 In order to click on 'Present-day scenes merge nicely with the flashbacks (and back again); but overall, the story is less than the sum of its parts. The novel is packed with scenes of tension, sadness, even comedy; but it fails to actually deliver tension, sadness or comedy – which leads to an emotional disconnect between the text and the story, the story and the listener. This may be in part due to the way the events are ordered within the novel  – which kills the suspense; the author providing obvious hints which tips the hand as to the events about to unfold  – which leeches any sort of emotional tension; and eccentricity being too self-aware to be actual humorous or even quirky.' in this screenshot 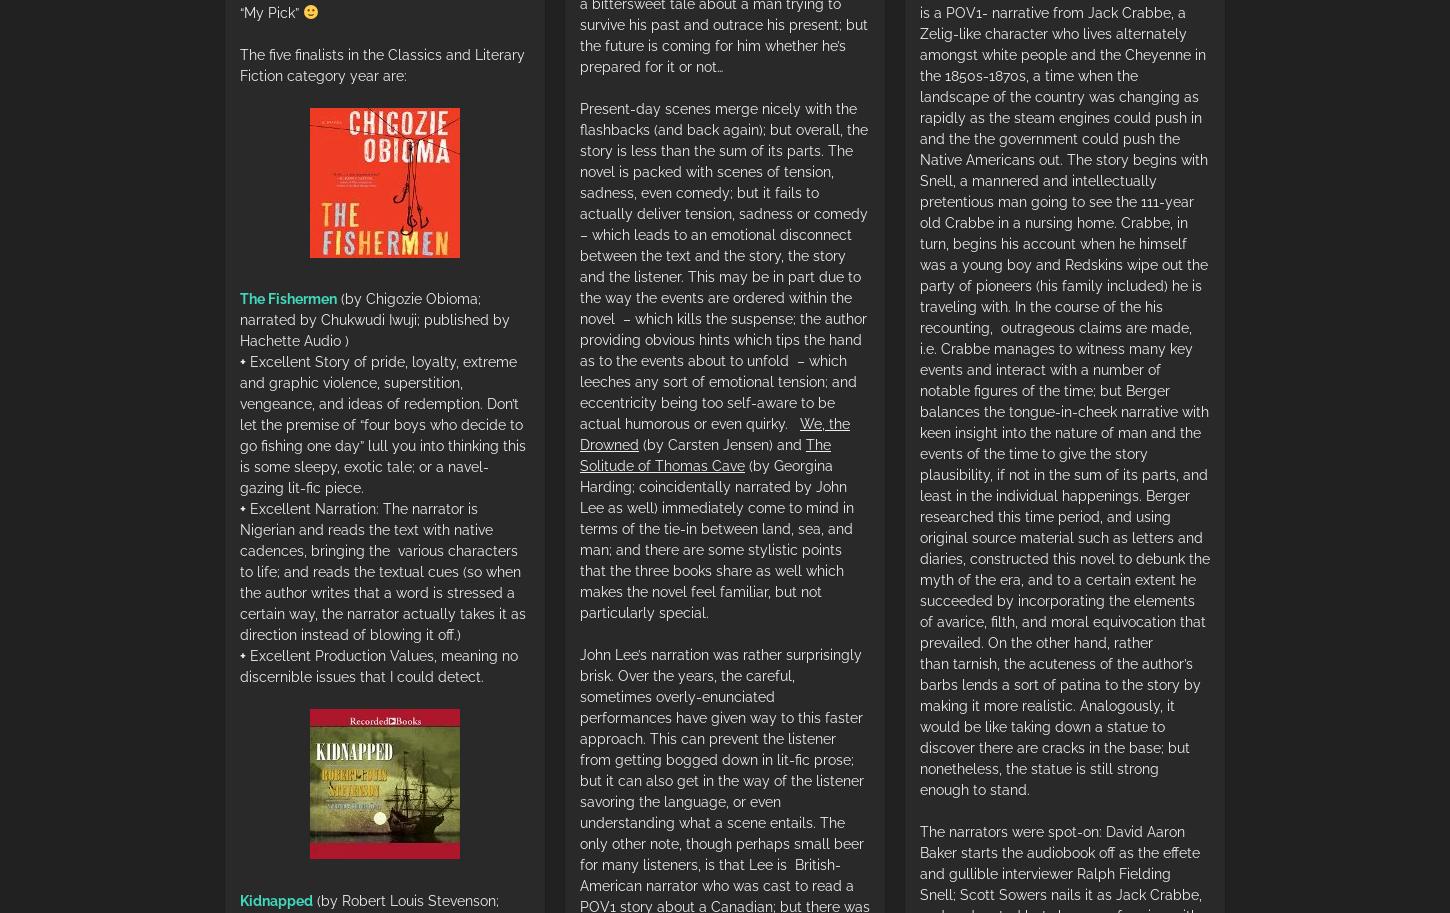, I will do `click(722, 265)`.